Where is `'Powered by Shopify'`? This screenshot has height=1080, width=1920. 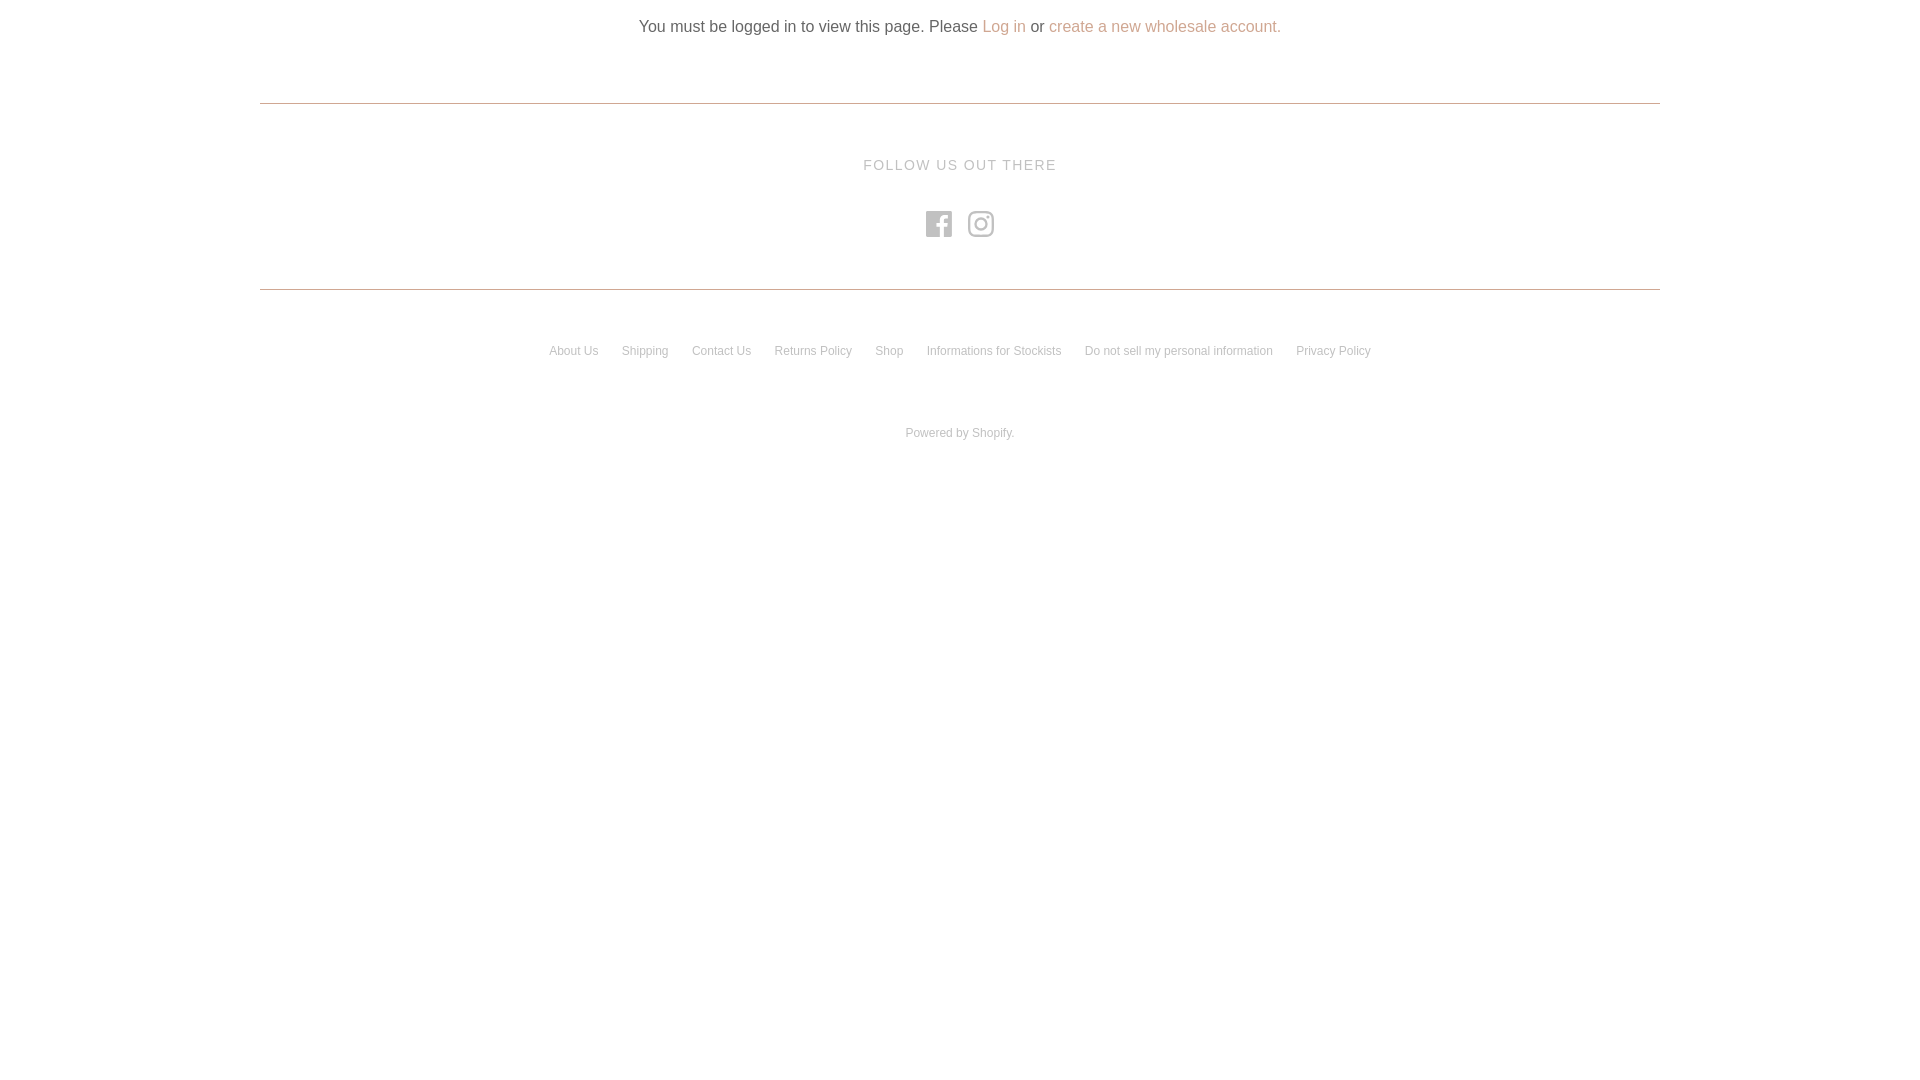 'Powered by Shopify' is located at coordinates (957, 431).